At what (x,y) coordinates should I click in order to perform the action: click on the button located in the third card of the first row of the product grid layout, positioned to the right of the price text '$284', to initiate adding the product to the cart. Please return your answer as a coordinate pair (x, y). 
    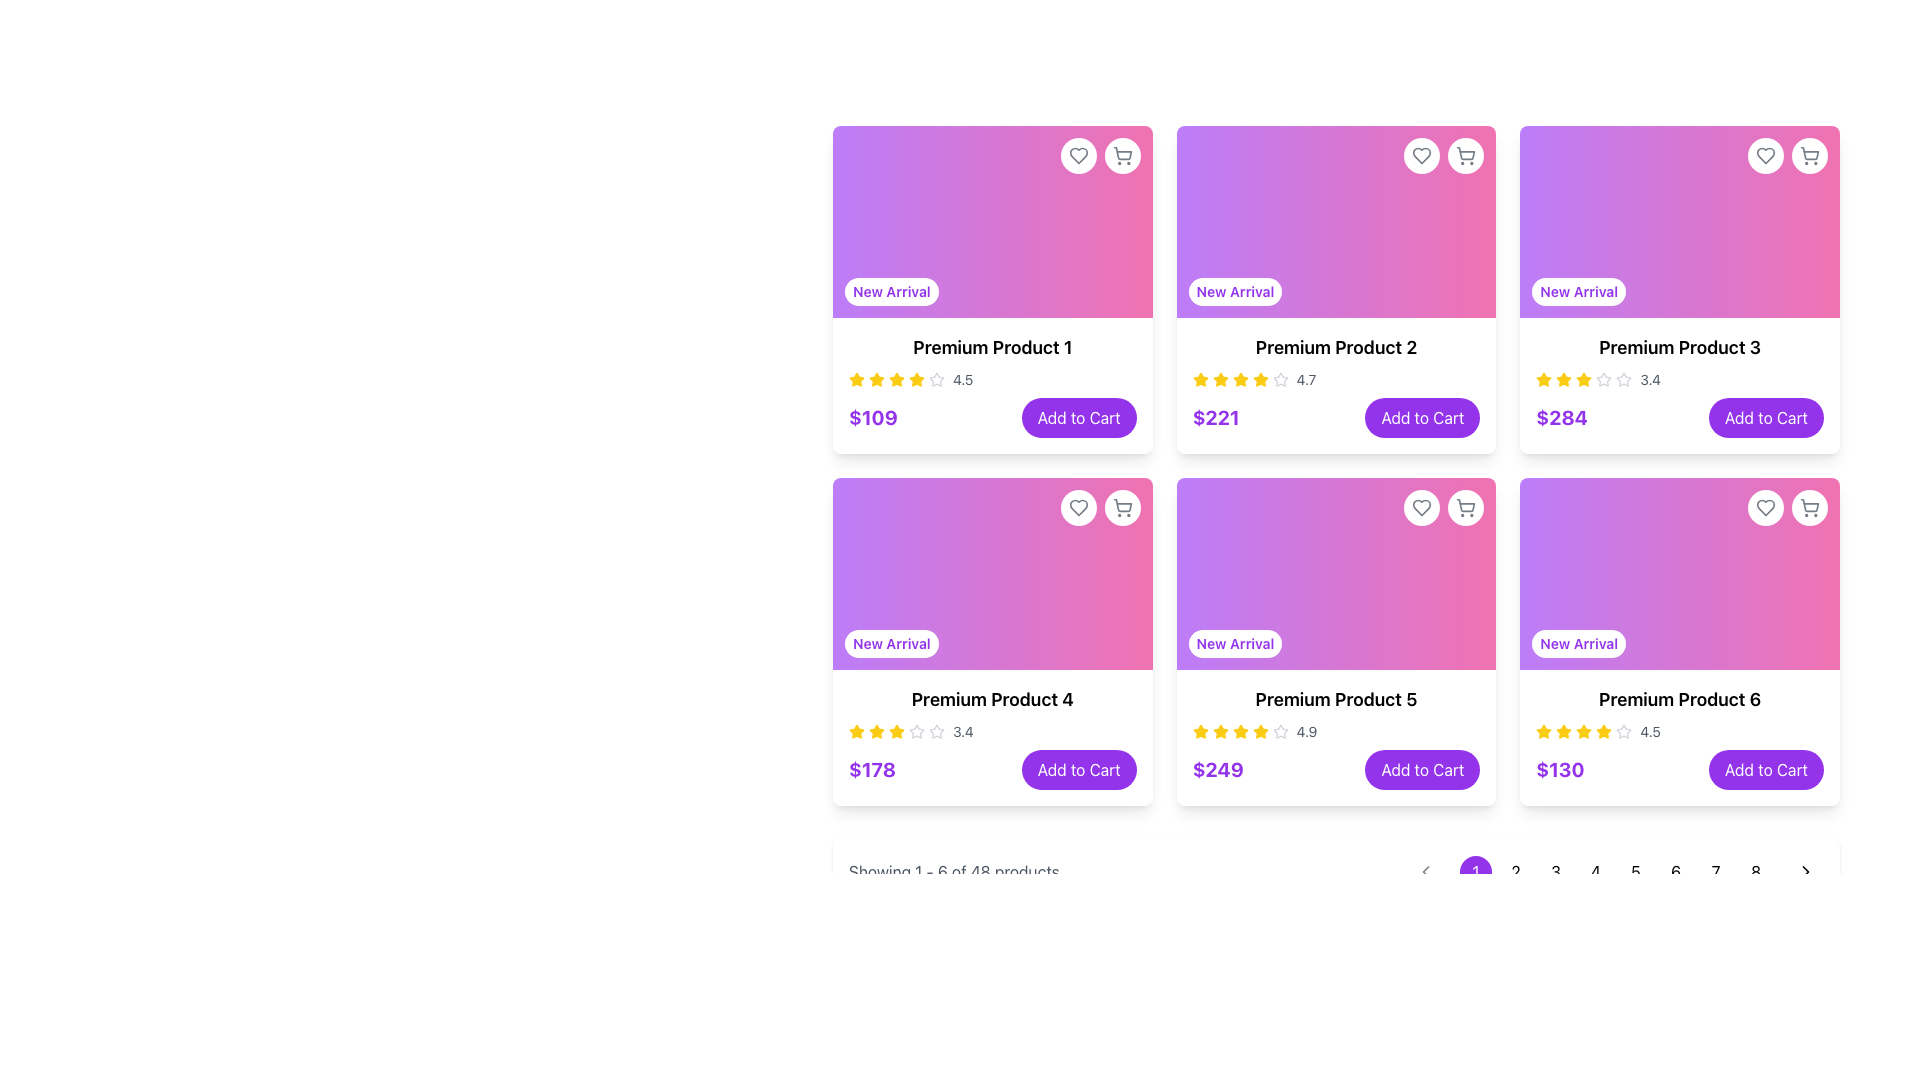
    Looking at the image, I should click on (1766, 416).